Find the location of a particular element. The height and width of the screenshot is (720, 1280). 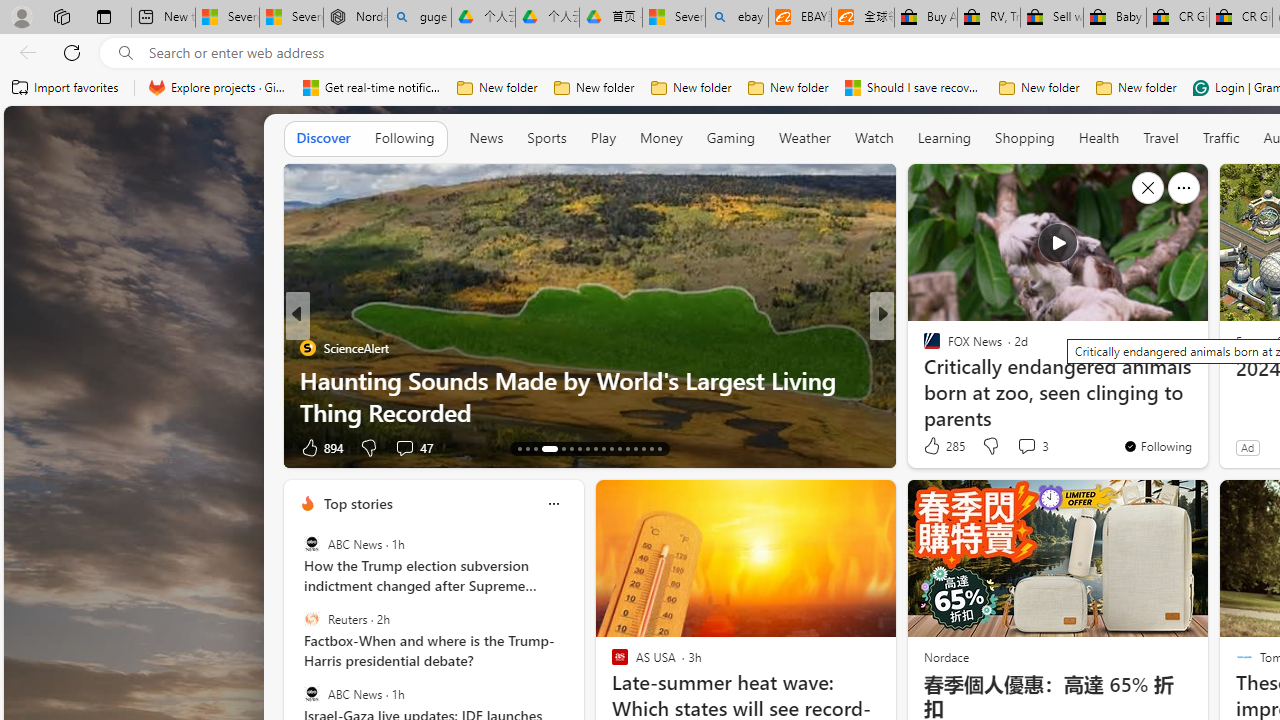

'Learning' is located at coordinates (943, 136).